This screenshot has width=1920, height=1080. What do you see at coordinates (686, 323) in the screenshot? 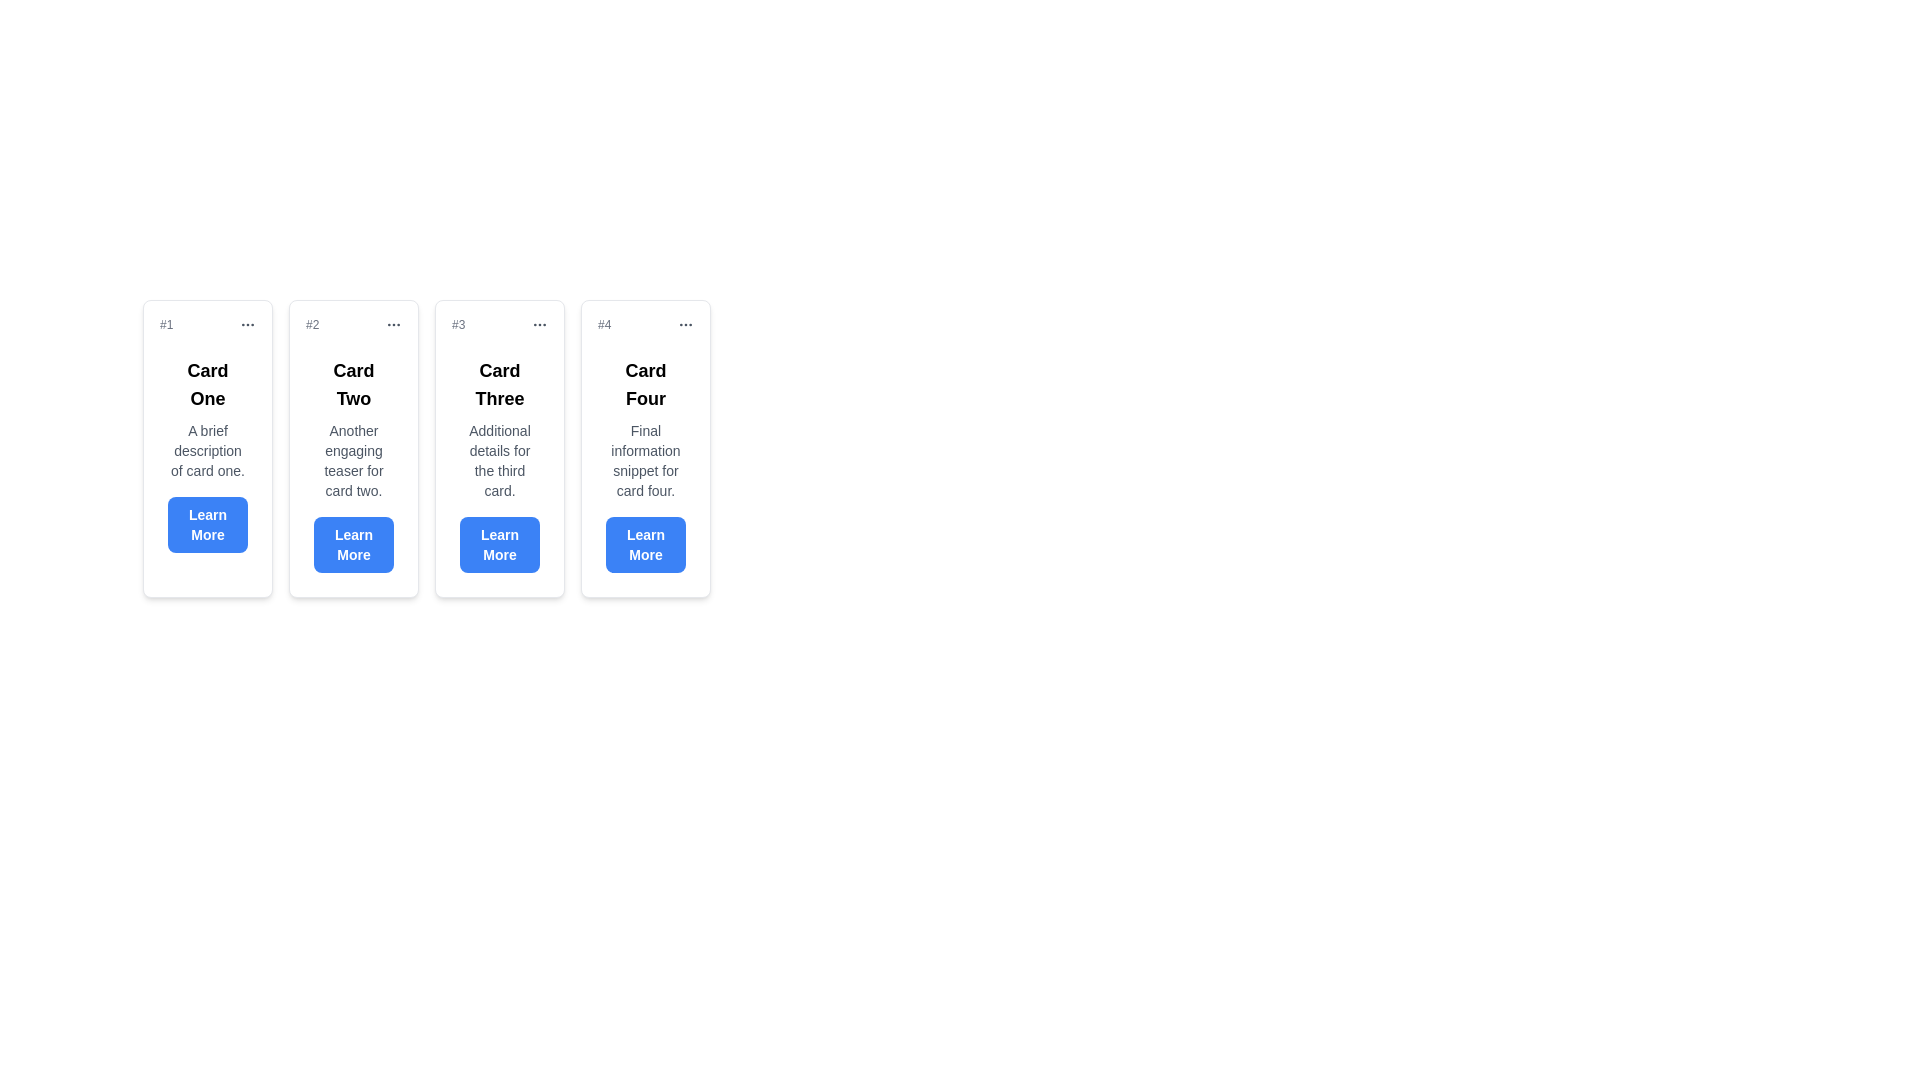
I see `the menu trigger icon located in the top-right corner of the fourth card, adjacent to the title '#4'` at bounding box center [686, 323].